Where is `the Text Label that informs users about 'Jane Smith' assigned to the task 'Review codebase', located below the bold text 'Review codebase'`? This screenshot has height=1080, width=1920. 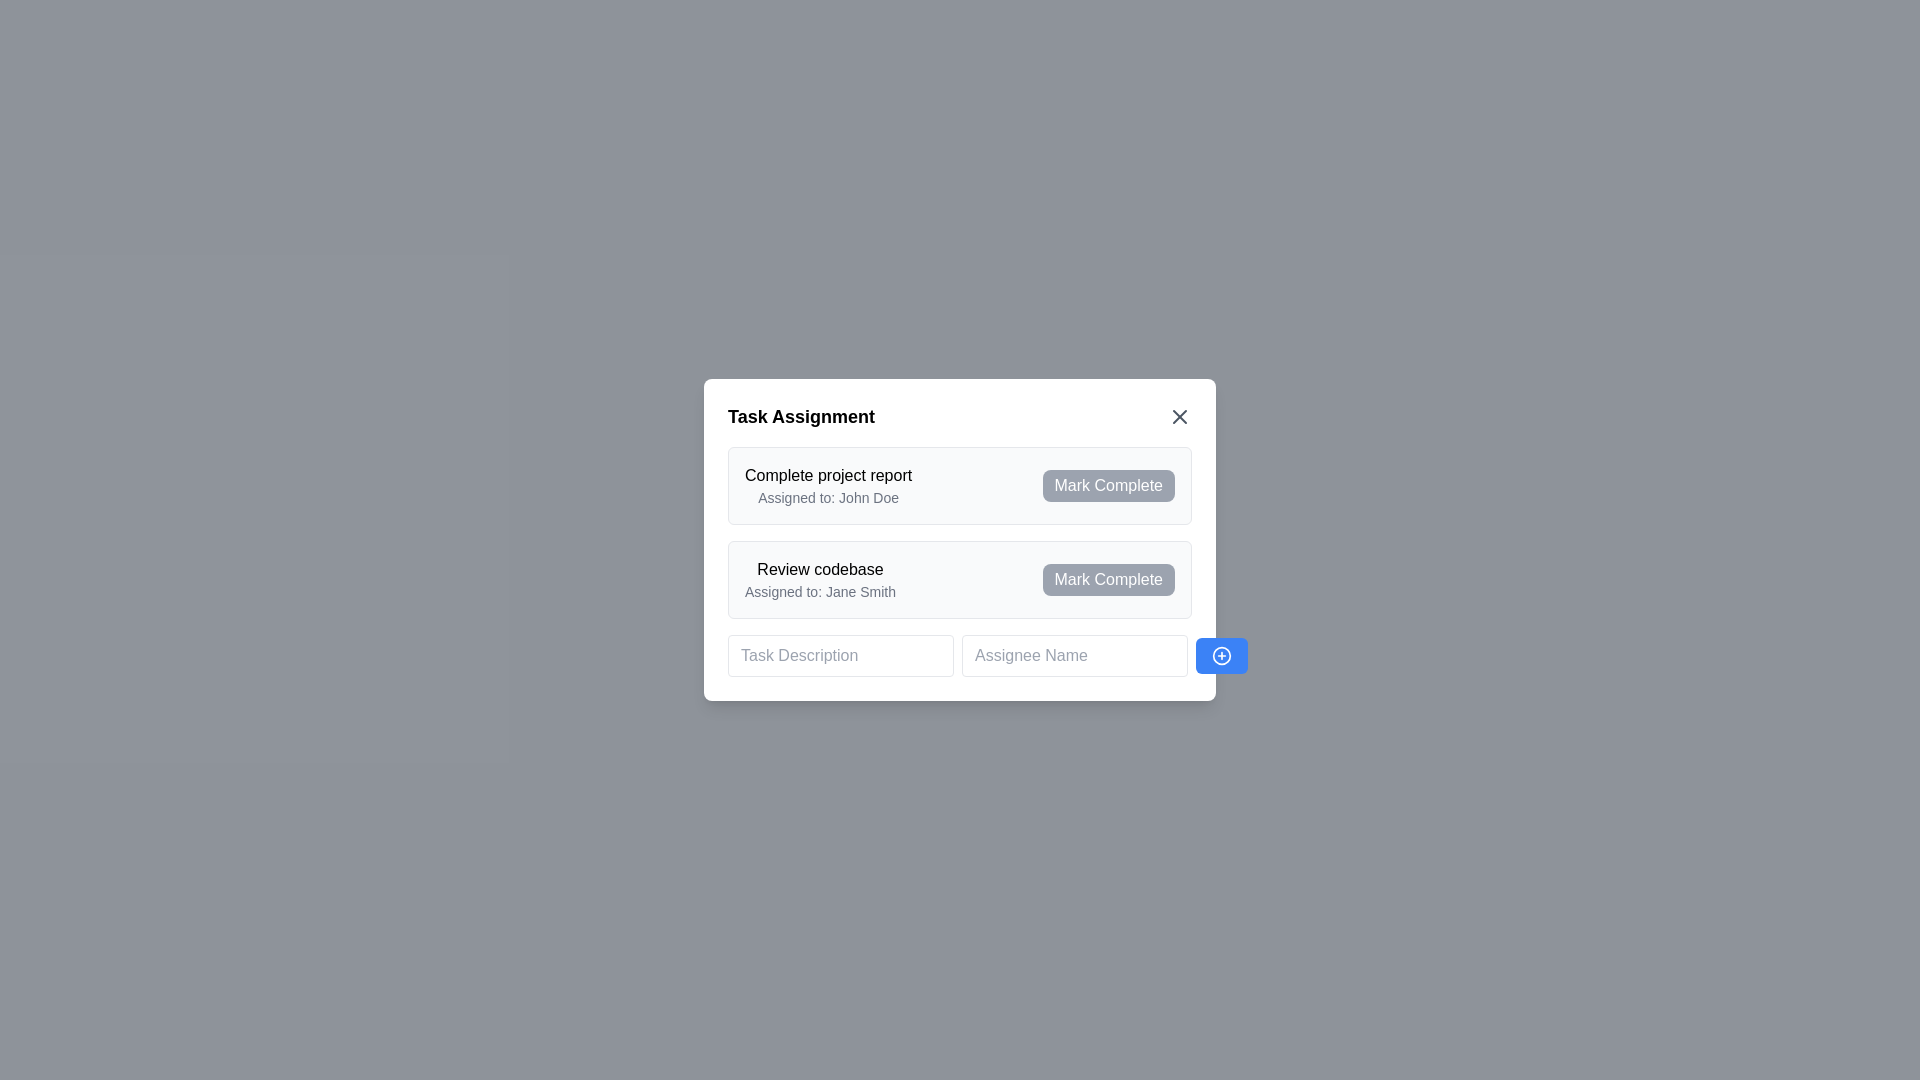
the Text Label that informs users about 'Jane Smith' assigned to the task 'Review codebase', located below the bold text 'Review codebase' is located at coordinates (820, 590).